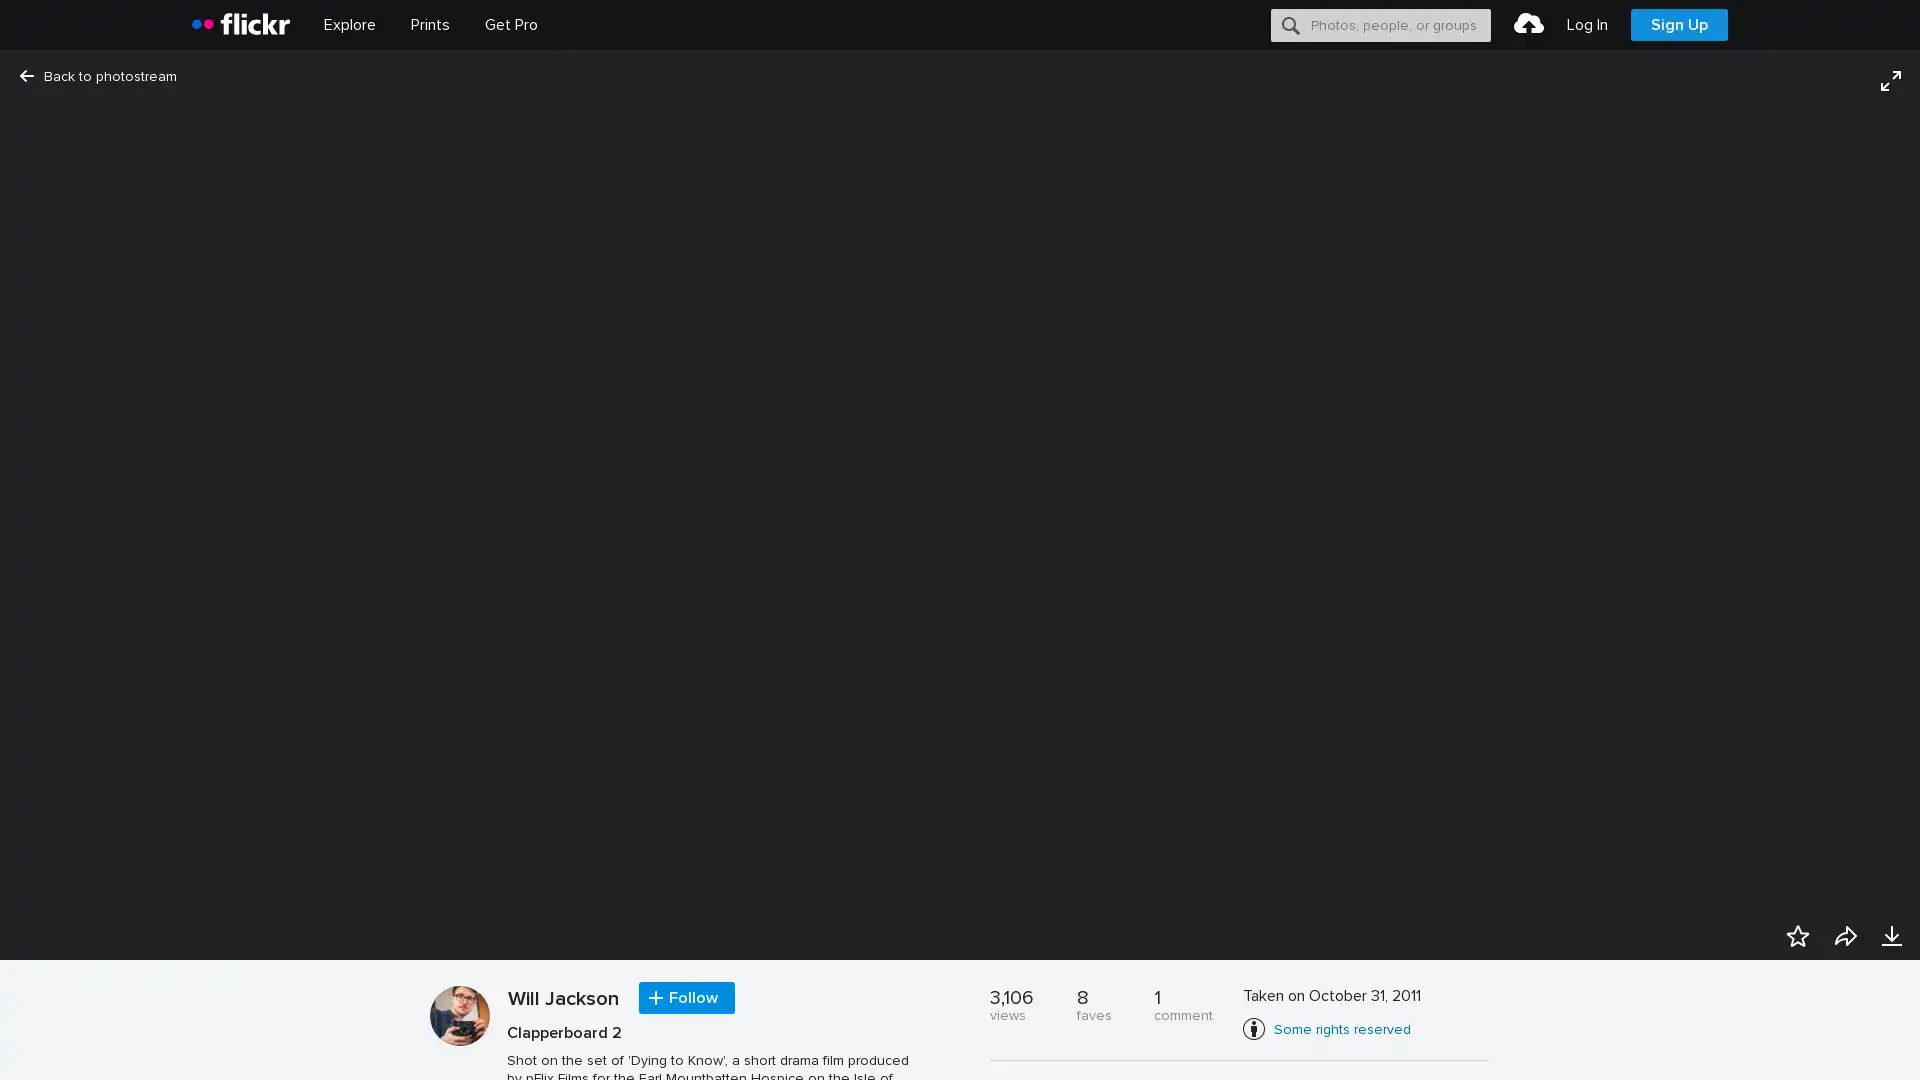 The height and width of the screenshot is (1080, 1920). What do you see at coordinates (1525, 1041) in the screenshot?
I see `Accept` at bounding box center [1525, 1041].